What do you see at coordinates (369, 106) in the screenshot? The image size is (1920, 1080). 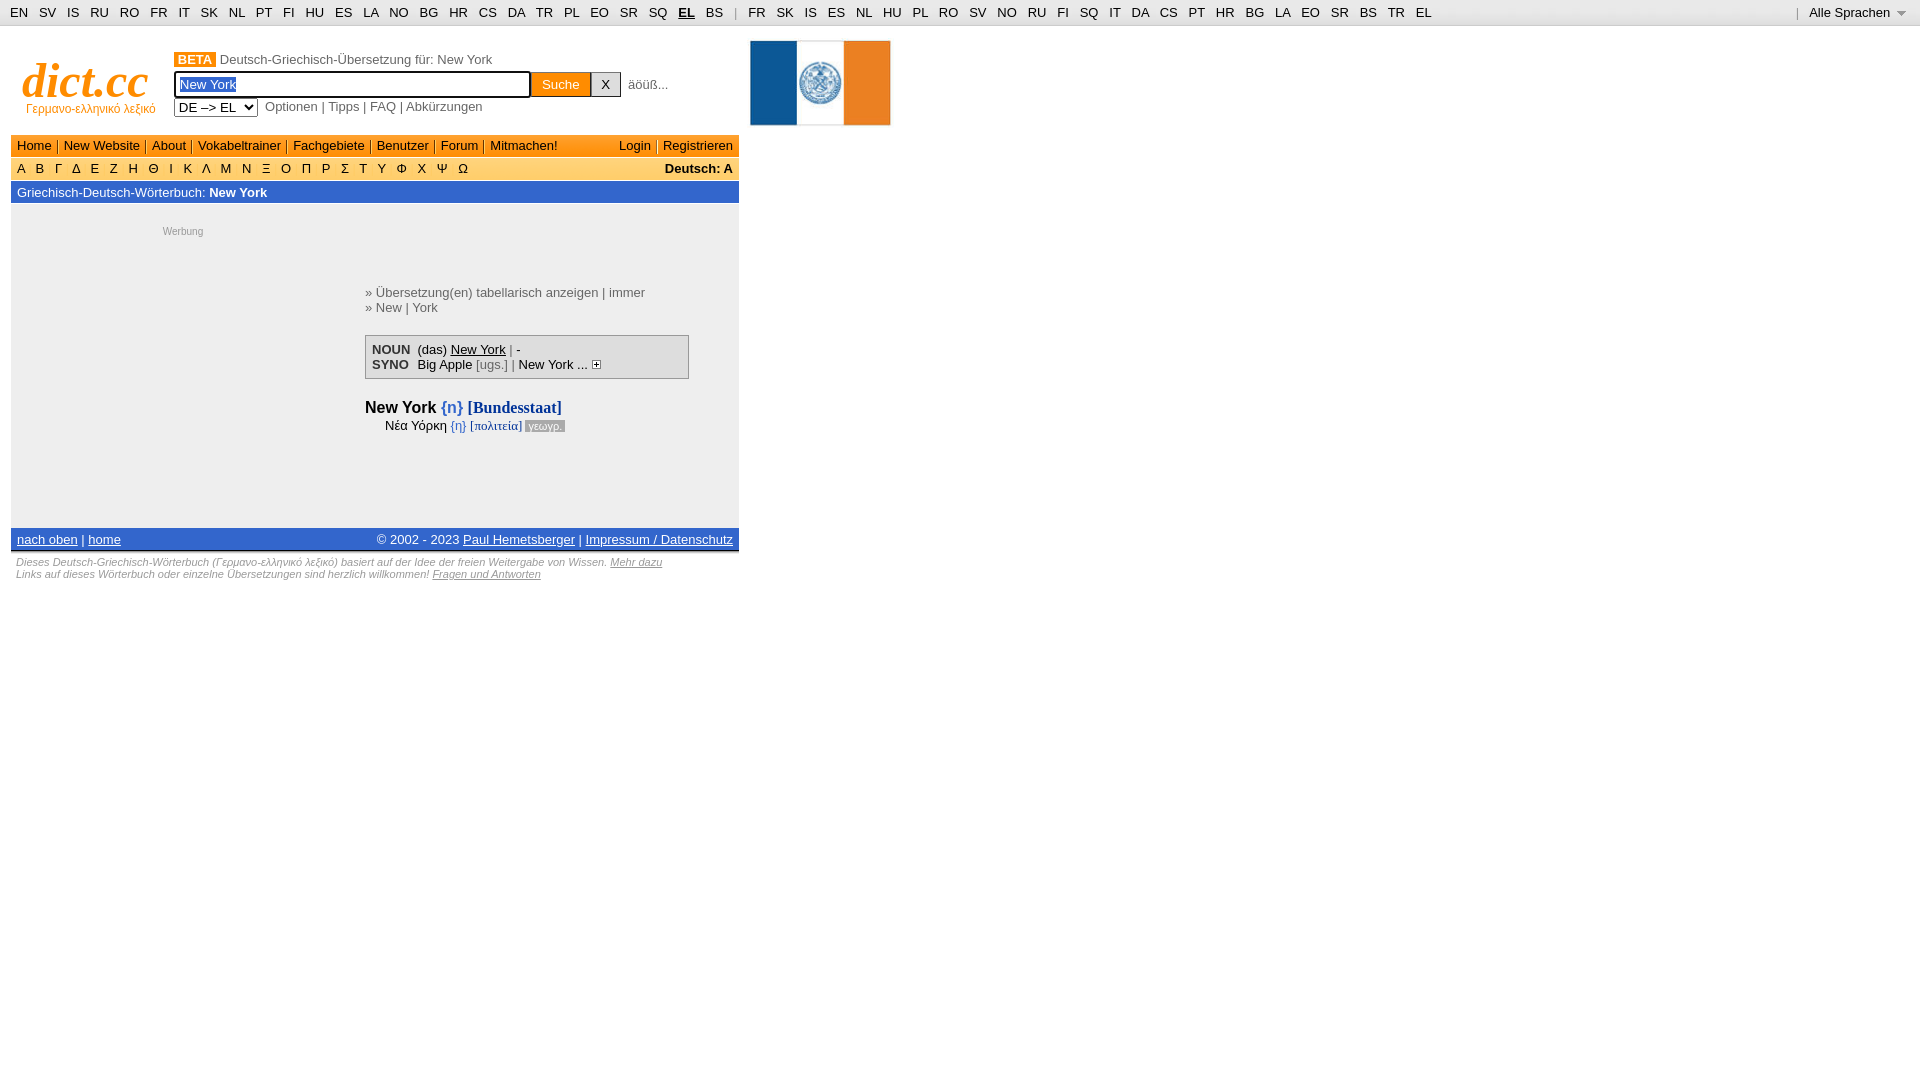 I see `'FAQ'` at bounding box center [369, 106].